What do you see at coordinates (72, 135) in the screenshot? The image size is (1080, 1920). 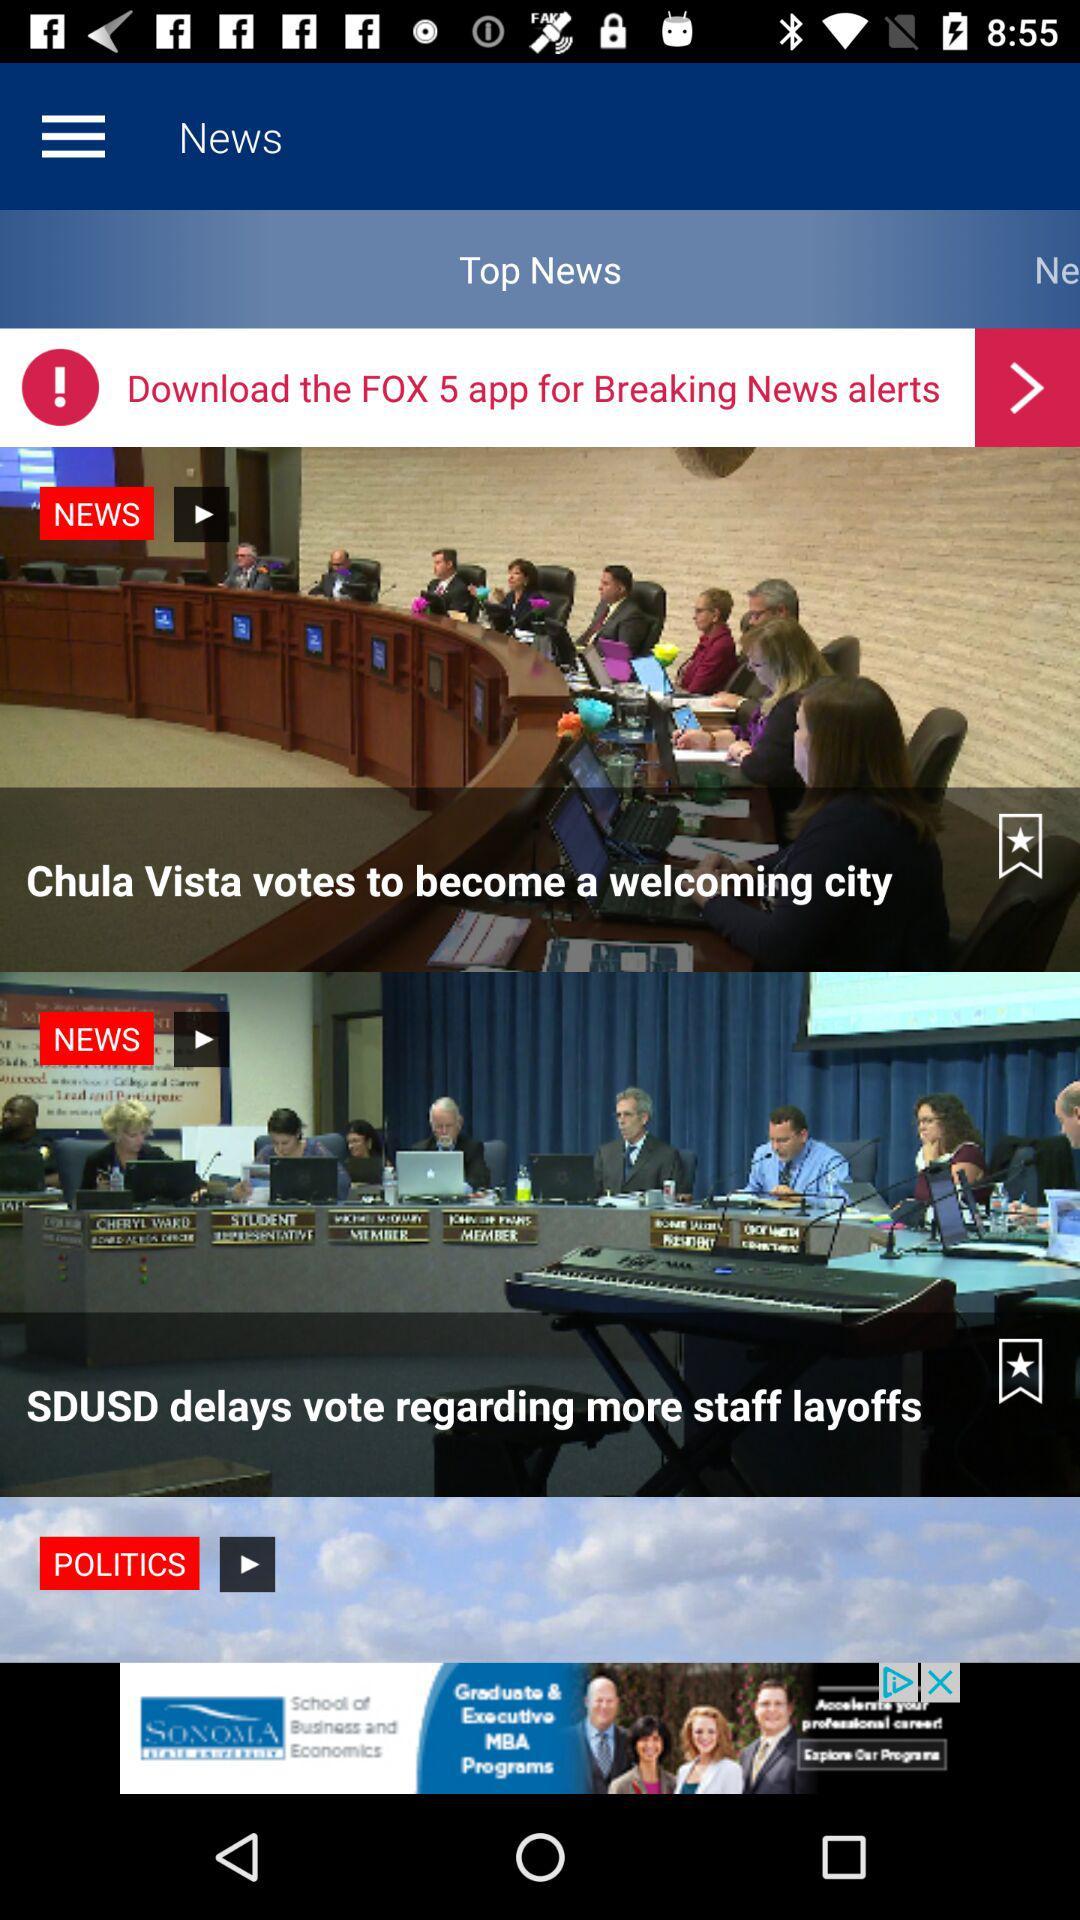 I see `home option` at bounding box center [72, 135].